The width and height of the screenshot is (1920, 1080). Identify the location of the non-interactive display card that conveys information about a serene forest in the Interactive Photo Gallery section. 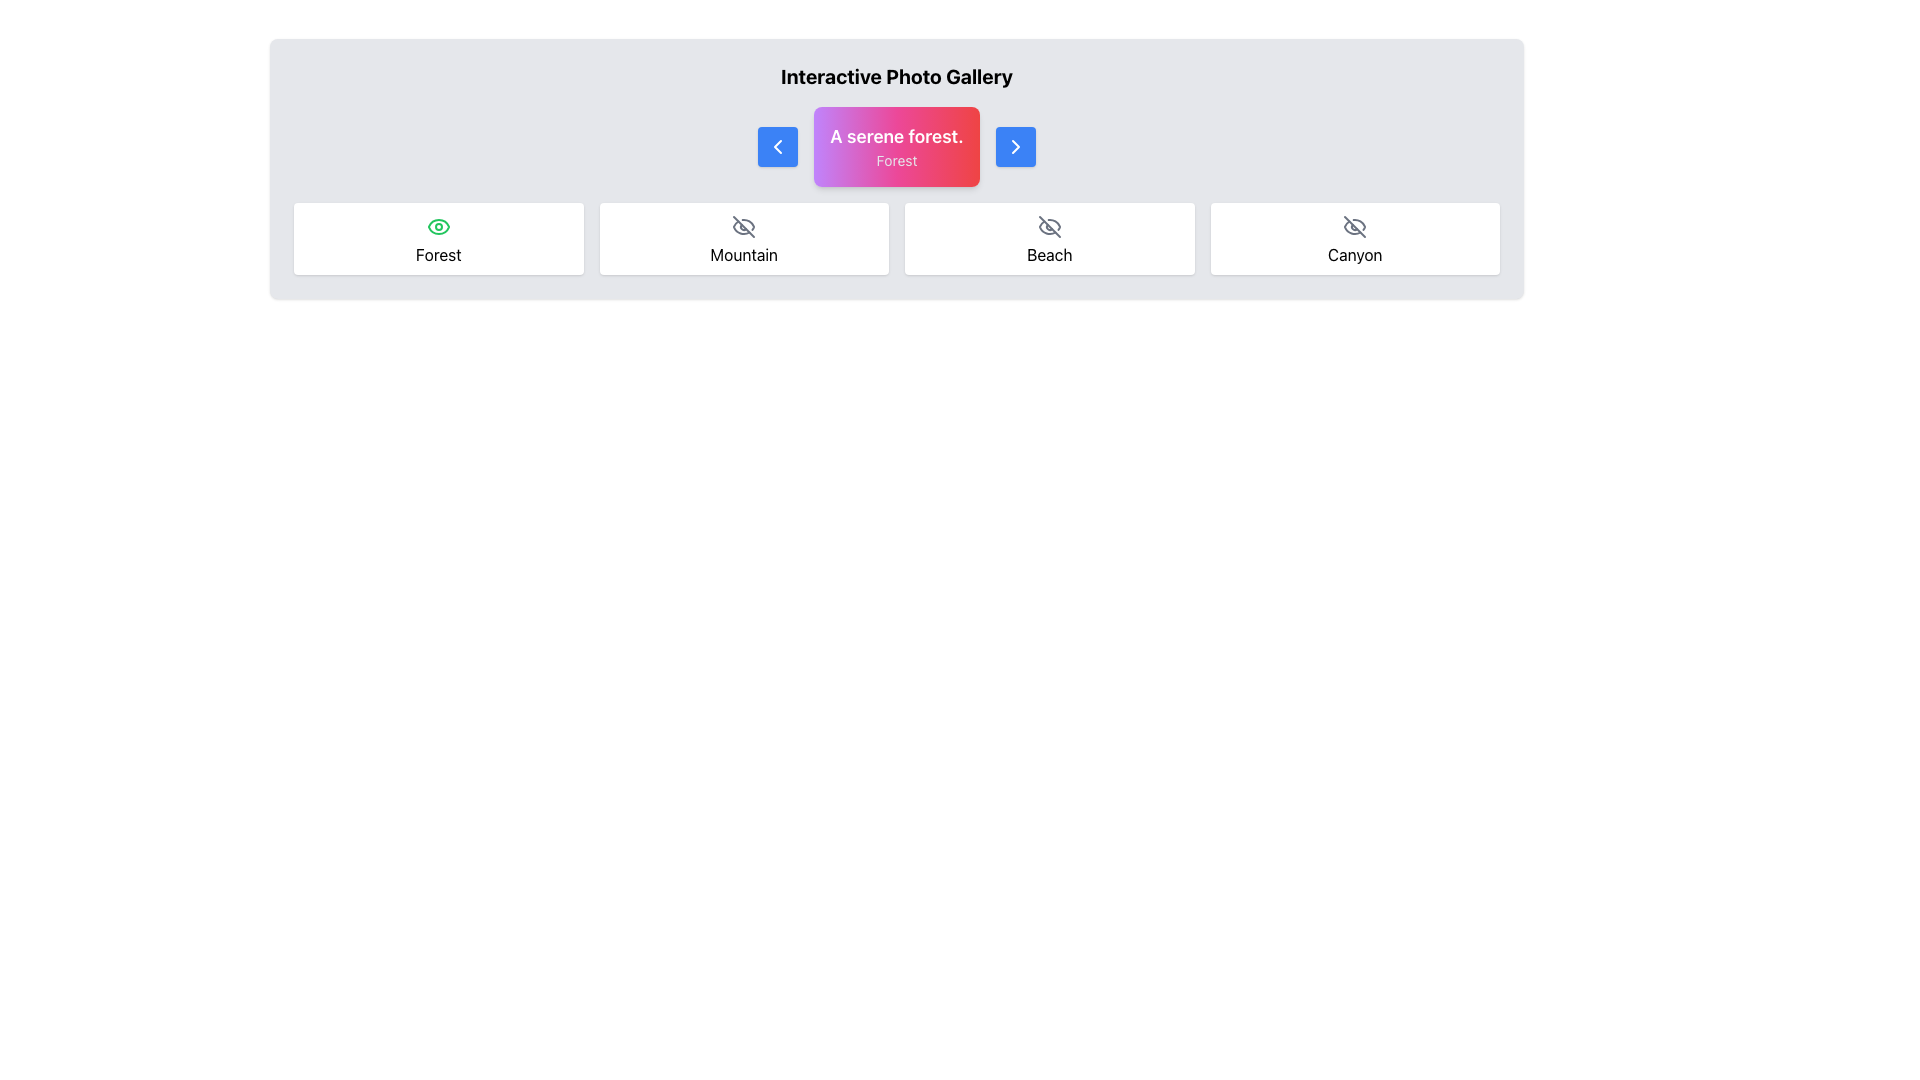
(896, 145).